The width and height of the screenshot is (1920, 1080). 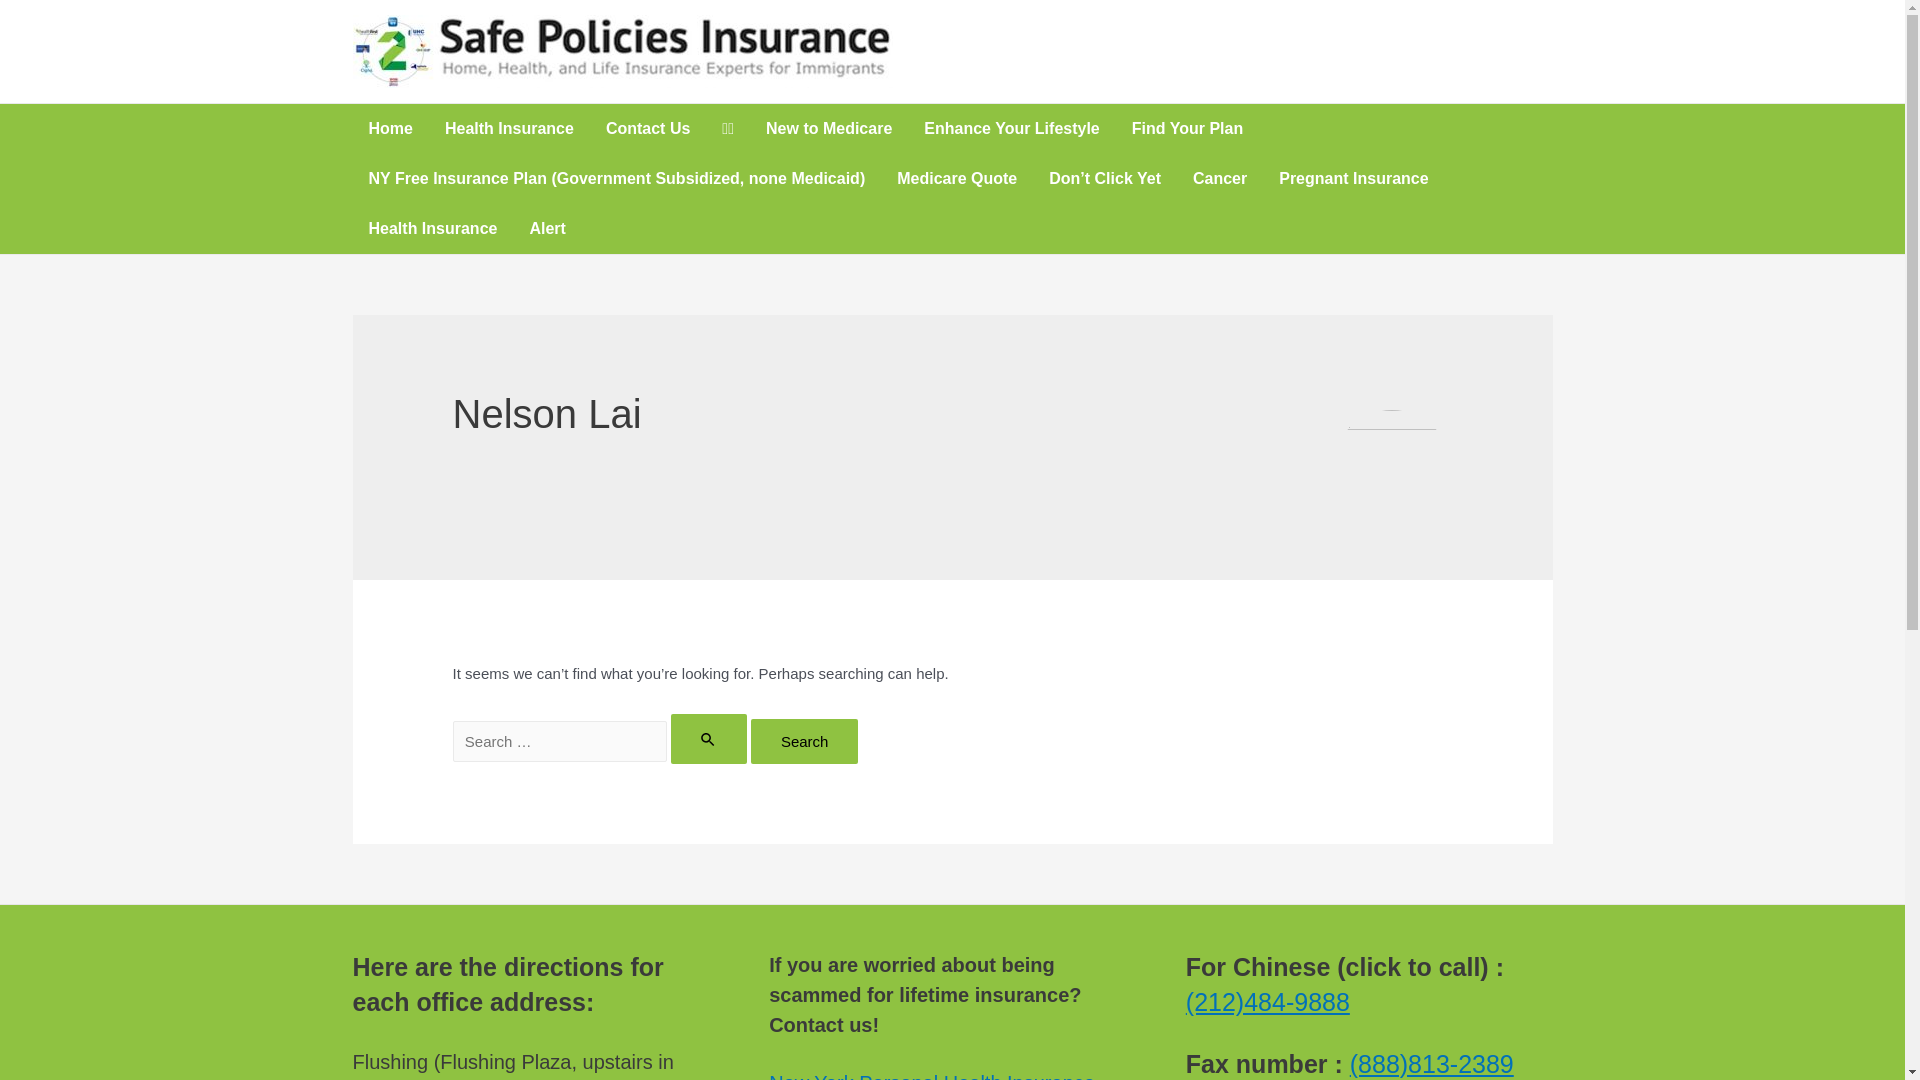 What do you see at coordinates (1430, 1063) in the screenshot?
I see `'(888)813-2389'` at bounding box center [1430, 1063].